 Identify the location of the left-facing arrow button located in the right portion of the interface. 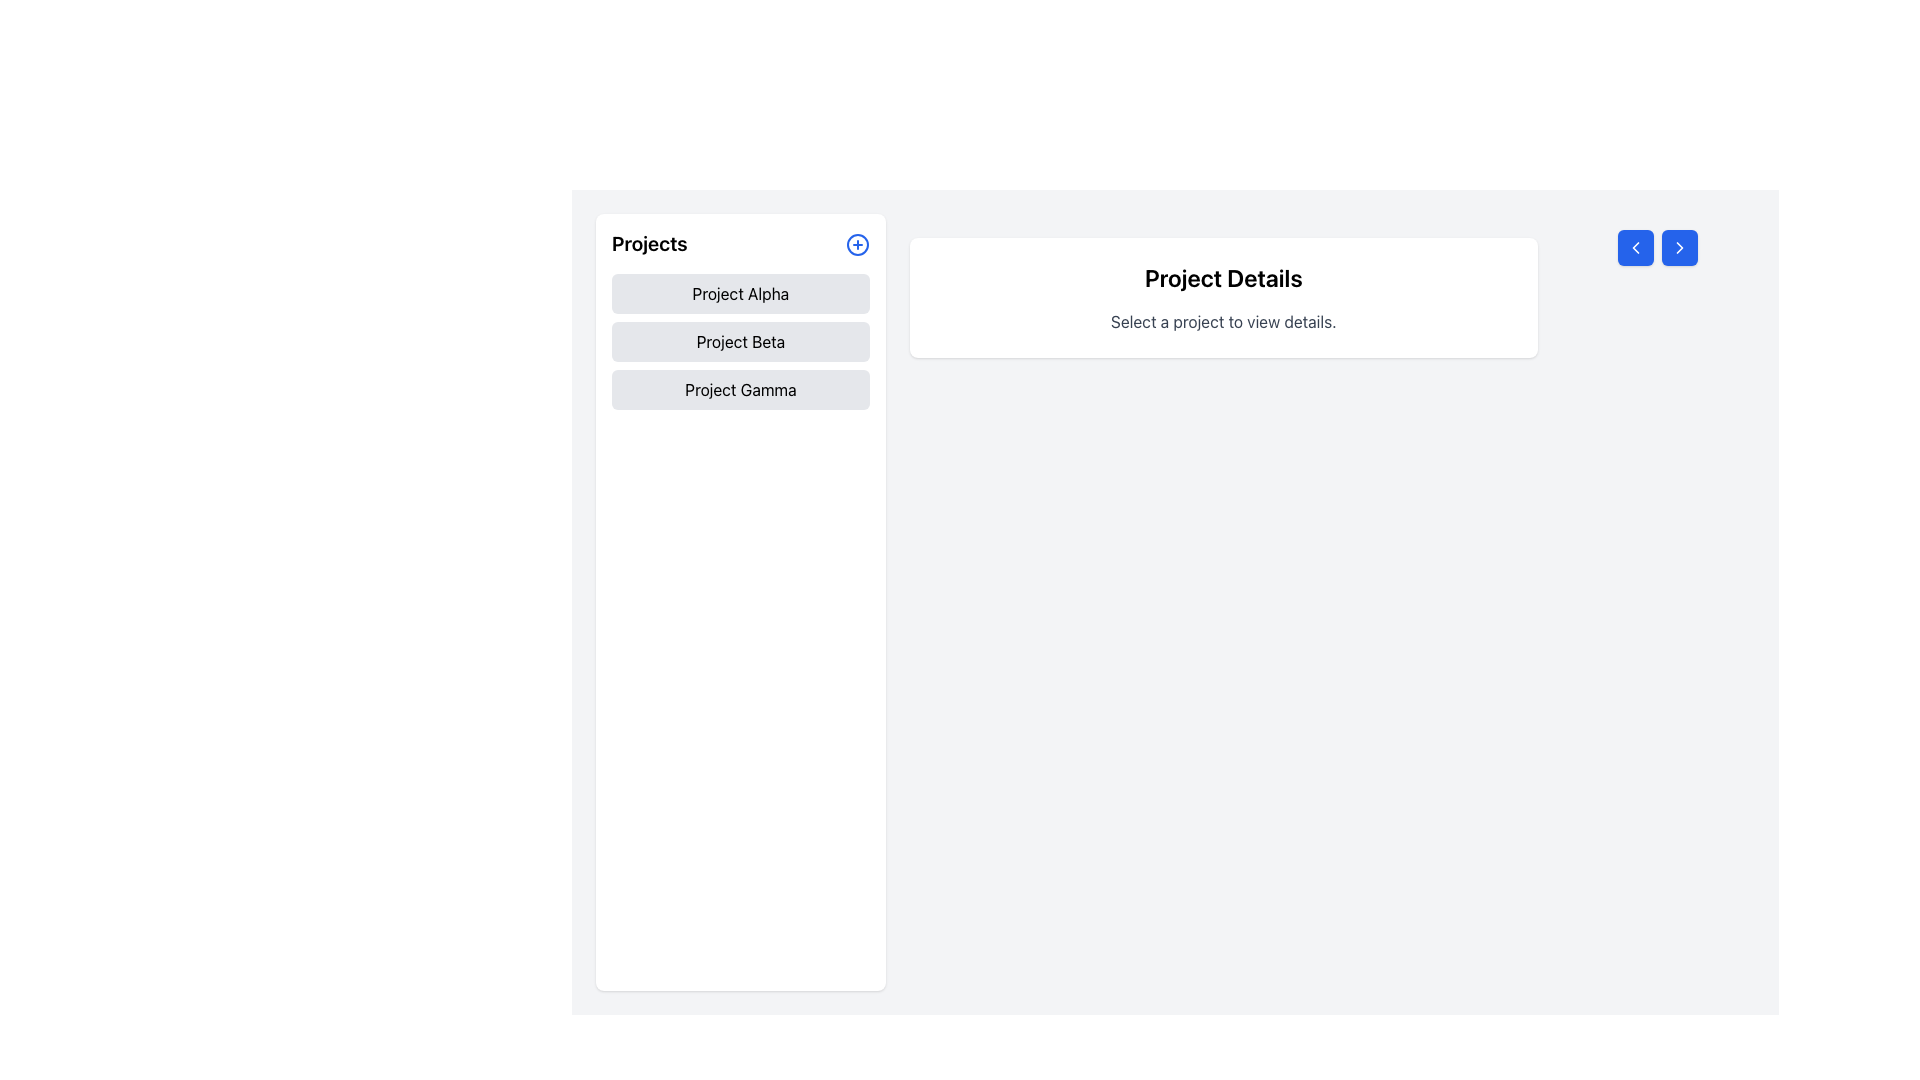
(1636, 246).